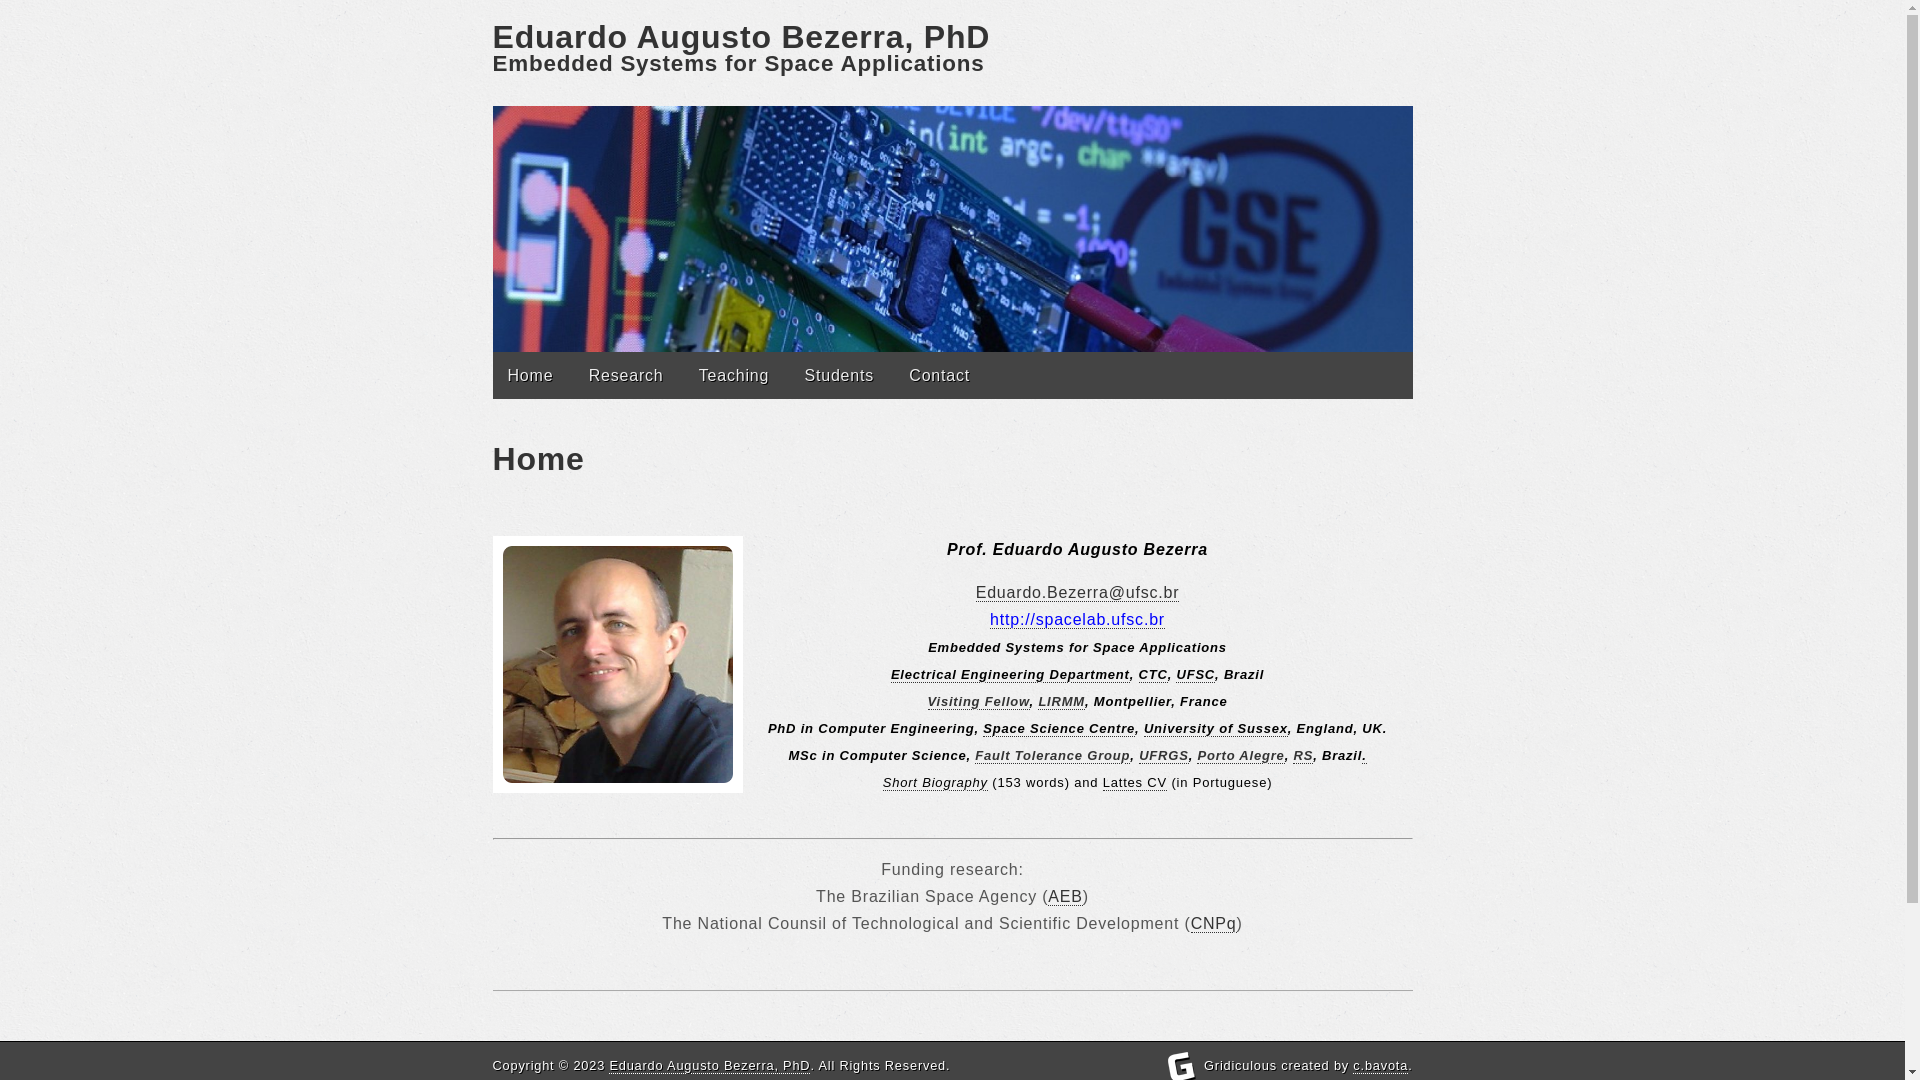 The width and height of the screenshot is (1920, 1080). Describe the element at coordinates (926, 701) in the screenshot. I see `'Visiting Fellow'` at that location.